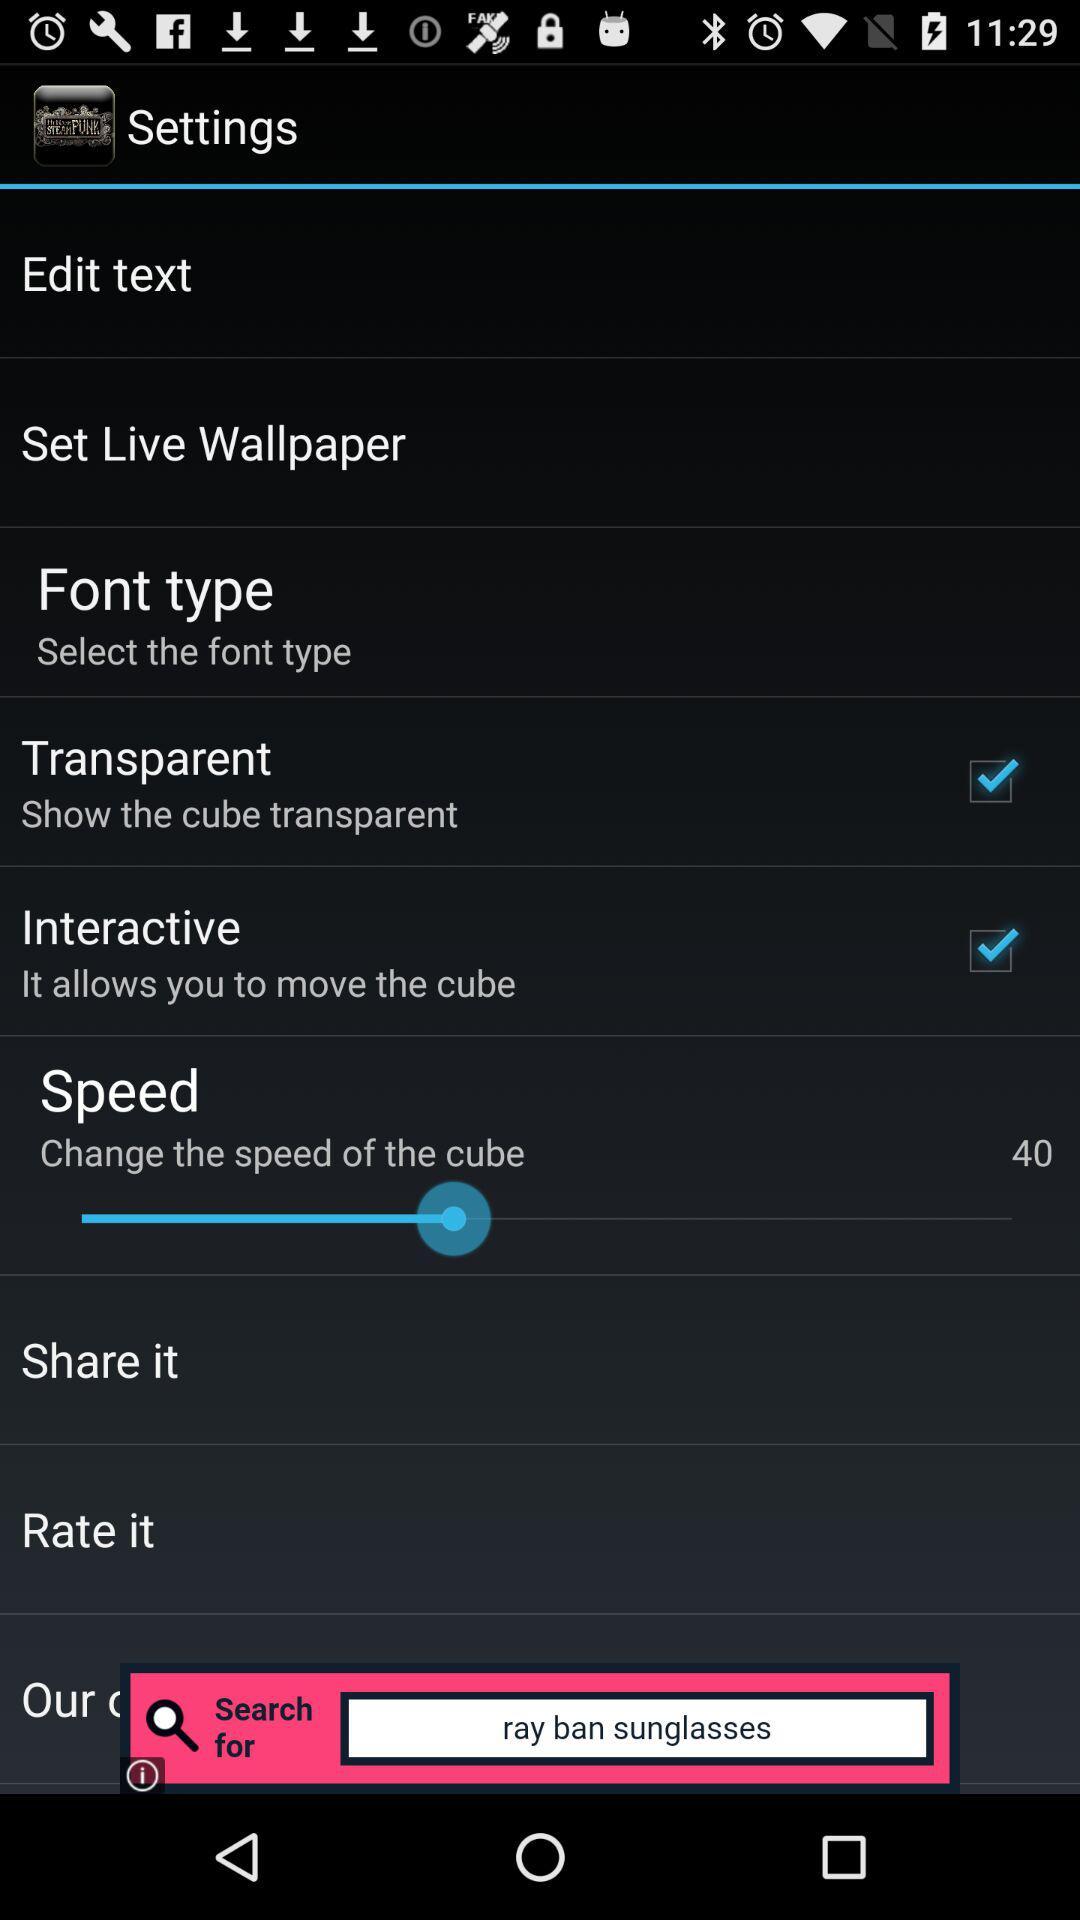 This screenshot has height=1920, width=1080. What do you see at coordinates (540, 1727) in the screenshot?
I see `search bar` at bounding box center [540, 1727].